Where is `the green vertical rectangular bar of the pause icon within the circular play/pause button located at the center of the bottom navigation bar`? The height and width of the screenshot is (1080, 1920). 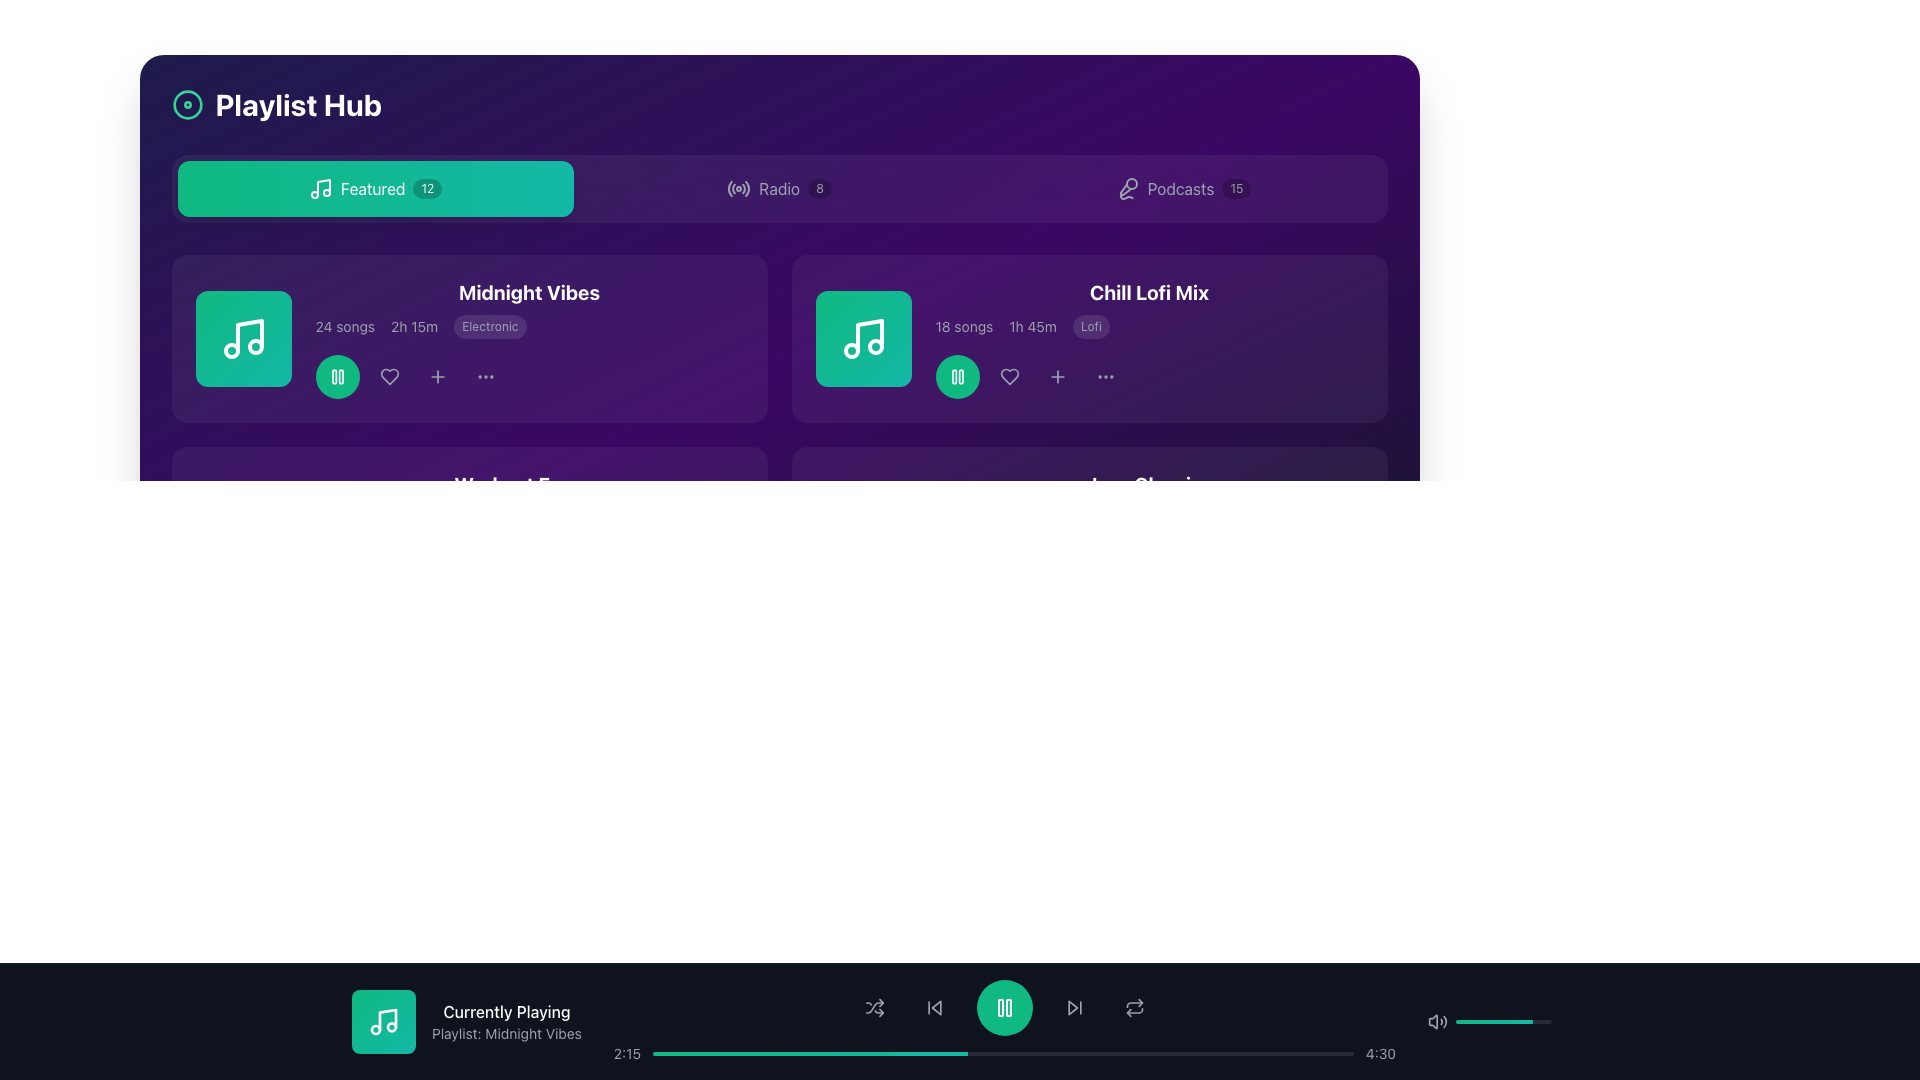
the green vertical rectangular bar of the pause icon within the circular play/pause button located at the center of the bottom navigation bar is located at coordinates (1008, 1007).